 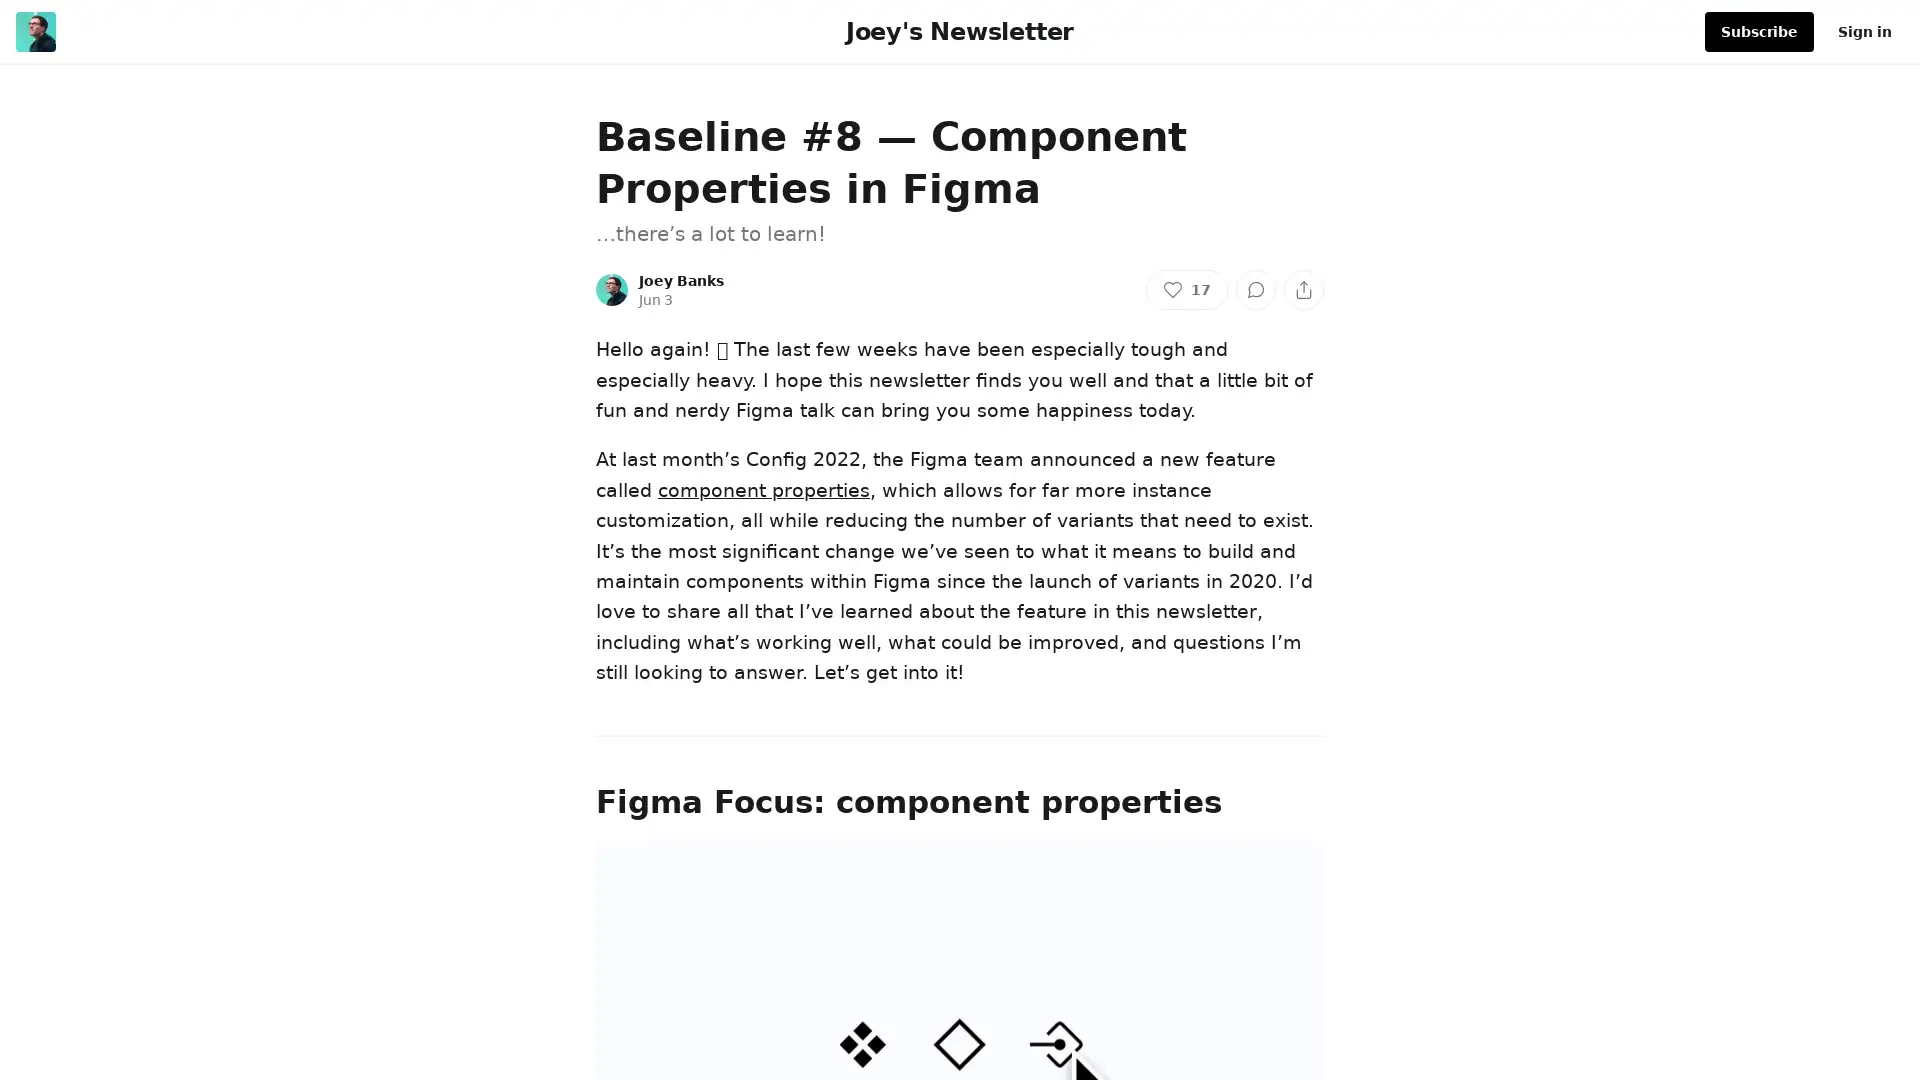 What do you see at coordinates (1186, 289) in the screenshot?
I see `17` at bounding box center [1186, 289].